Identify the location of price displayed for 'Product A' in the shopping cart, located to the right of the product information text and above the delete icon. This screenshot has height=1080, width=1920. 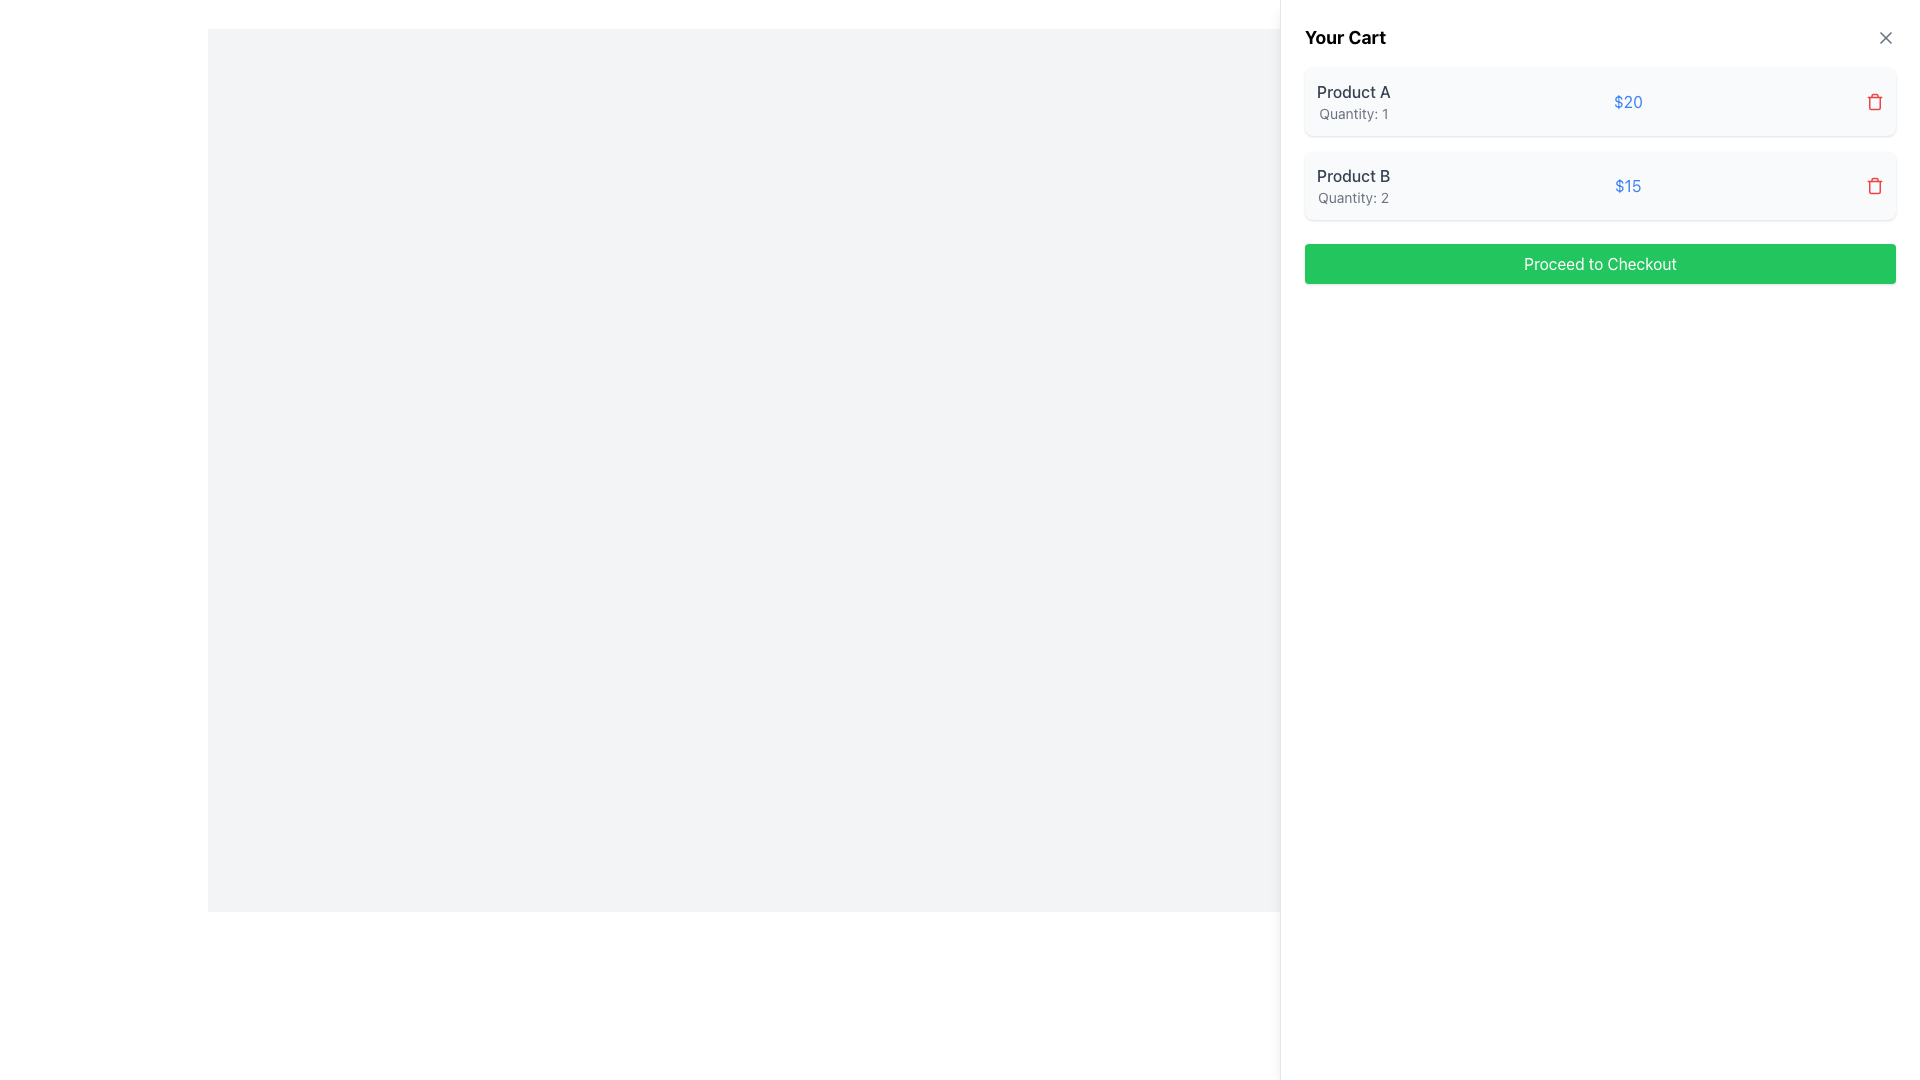
(1628, 101).